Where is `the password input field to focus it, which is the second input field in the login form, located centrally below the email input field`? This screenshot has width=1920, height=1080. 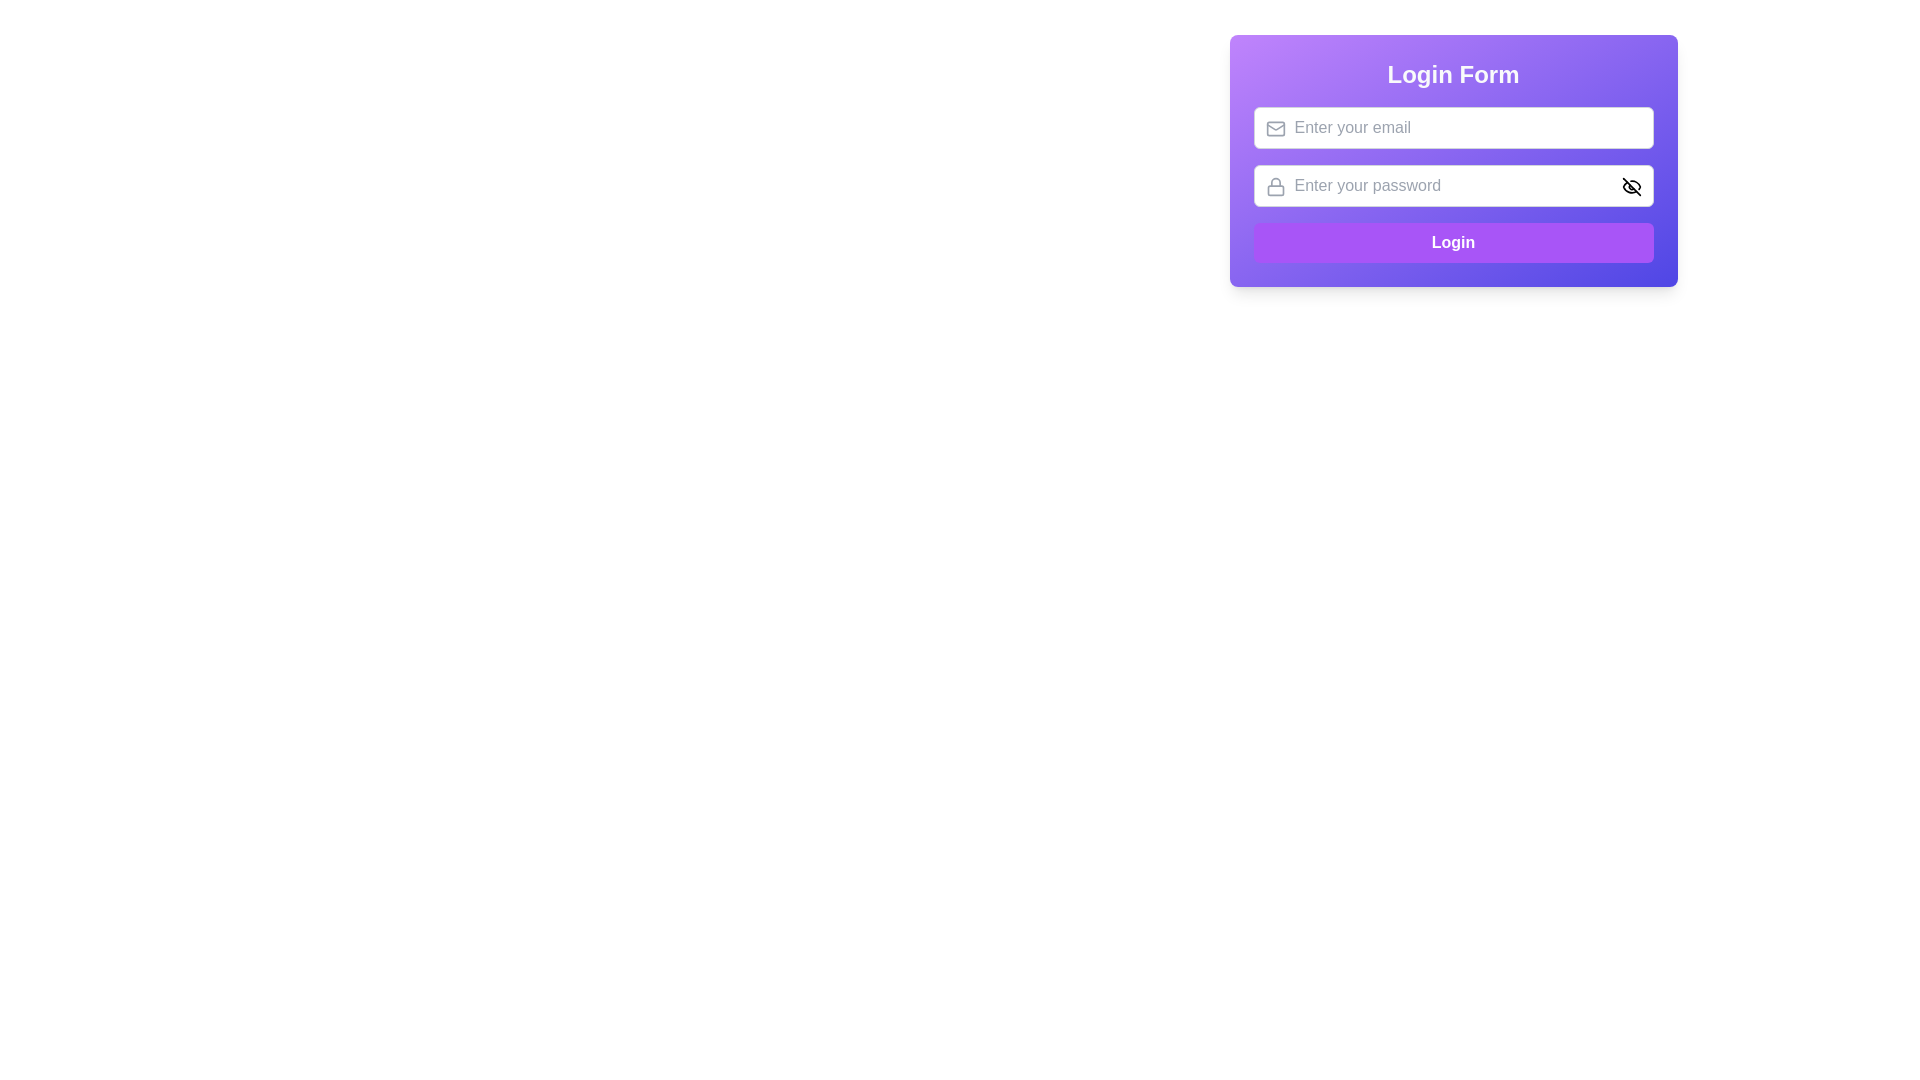
the password input field to focus it, which is the second input field in the login form, located centrally below the email input field is located at coordinates (1453, 185).